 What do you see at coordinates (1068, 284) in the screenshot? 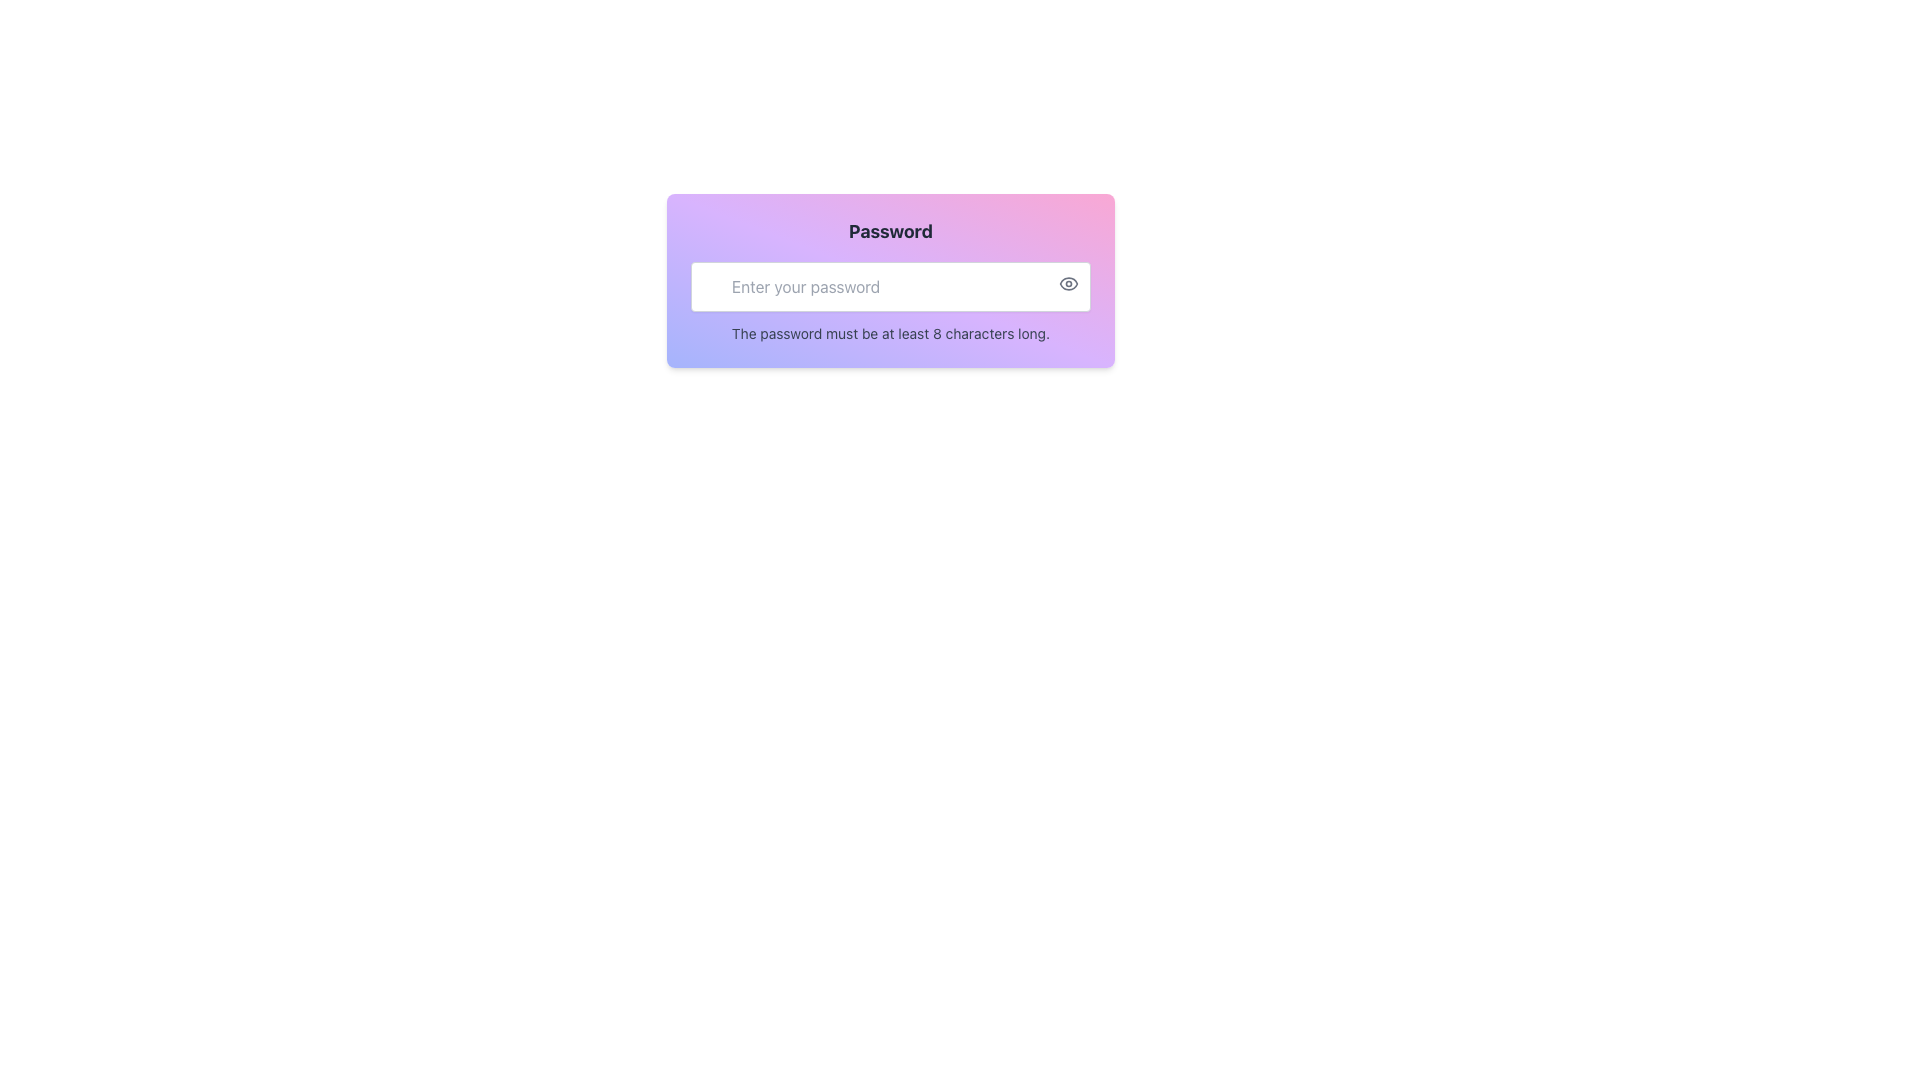
I see `the eye icon button located at the top-right corner of the password input field` at bounding box center [1068, 284].